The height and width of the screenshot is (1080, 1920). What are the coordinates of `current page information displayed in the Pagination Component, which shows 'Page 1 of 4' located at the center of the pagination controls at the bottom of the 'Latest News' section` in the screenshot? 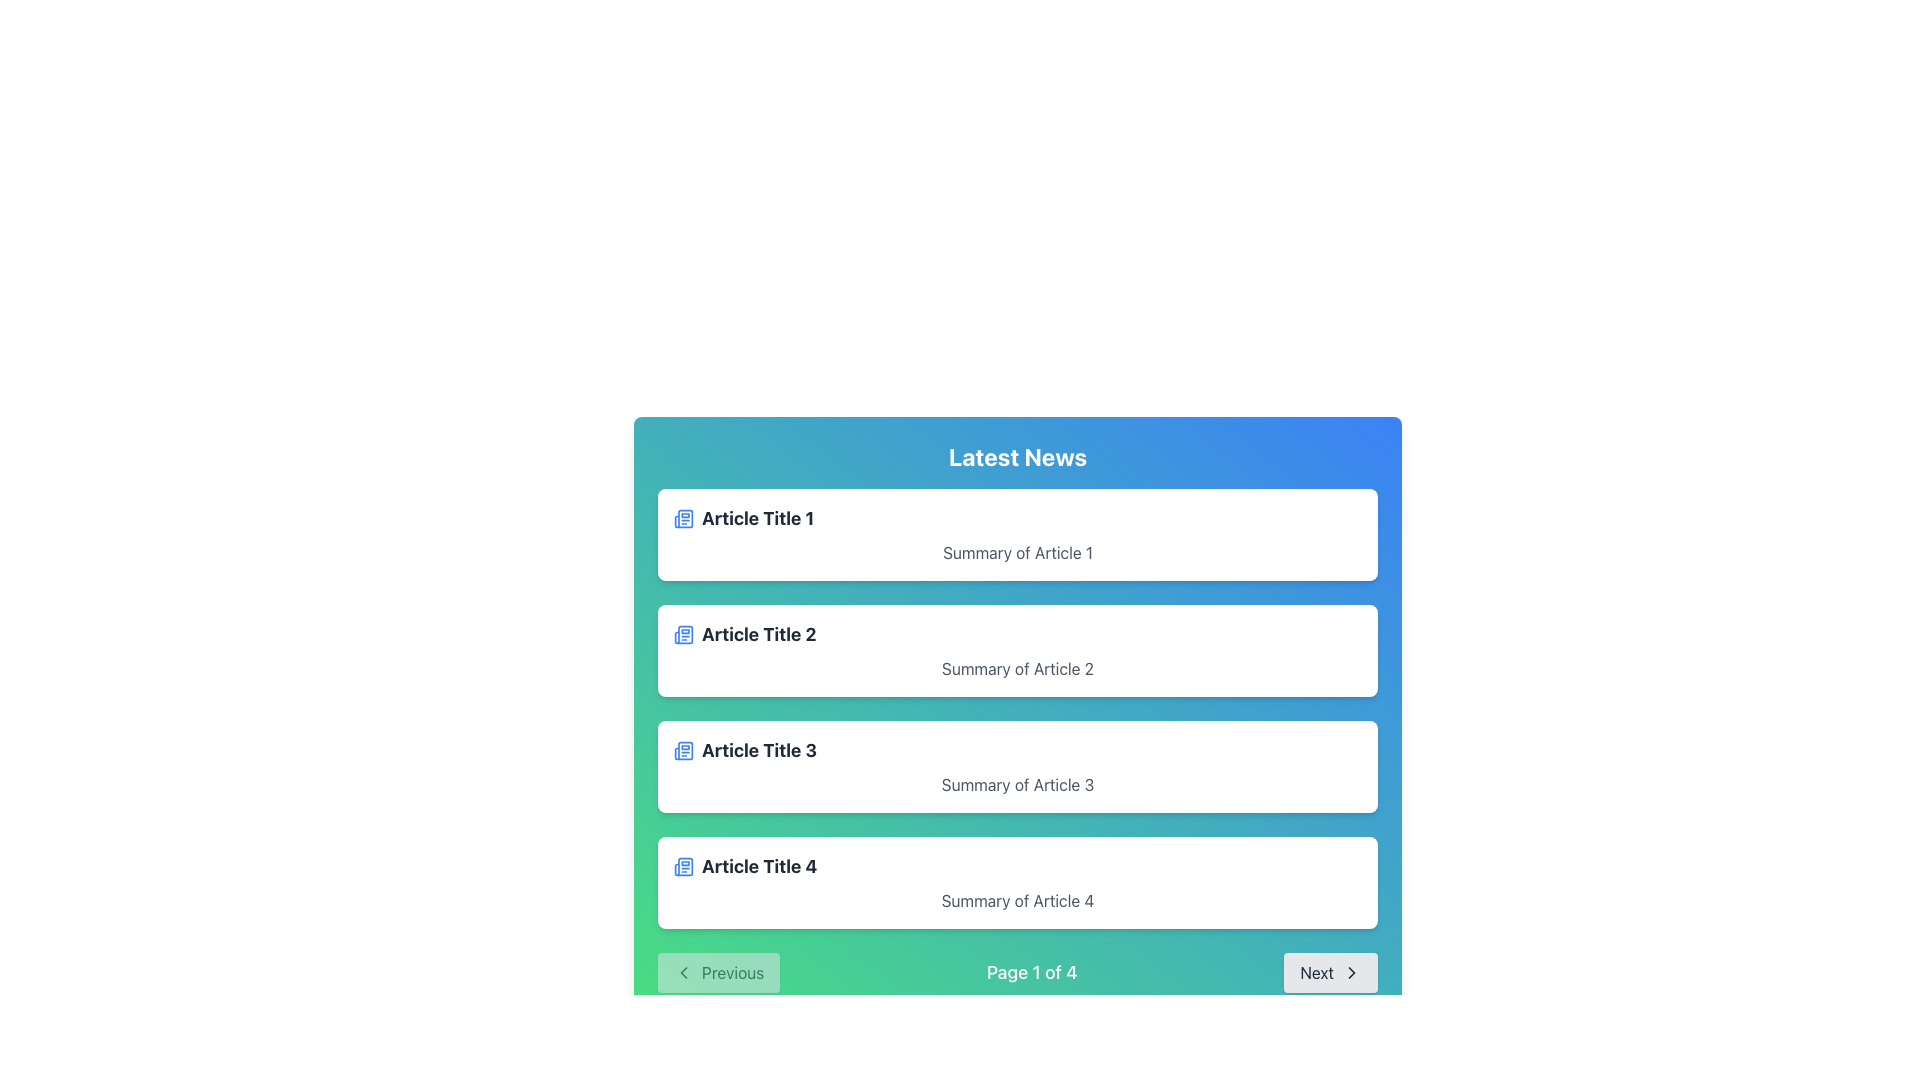 It's located at (1017, 971).